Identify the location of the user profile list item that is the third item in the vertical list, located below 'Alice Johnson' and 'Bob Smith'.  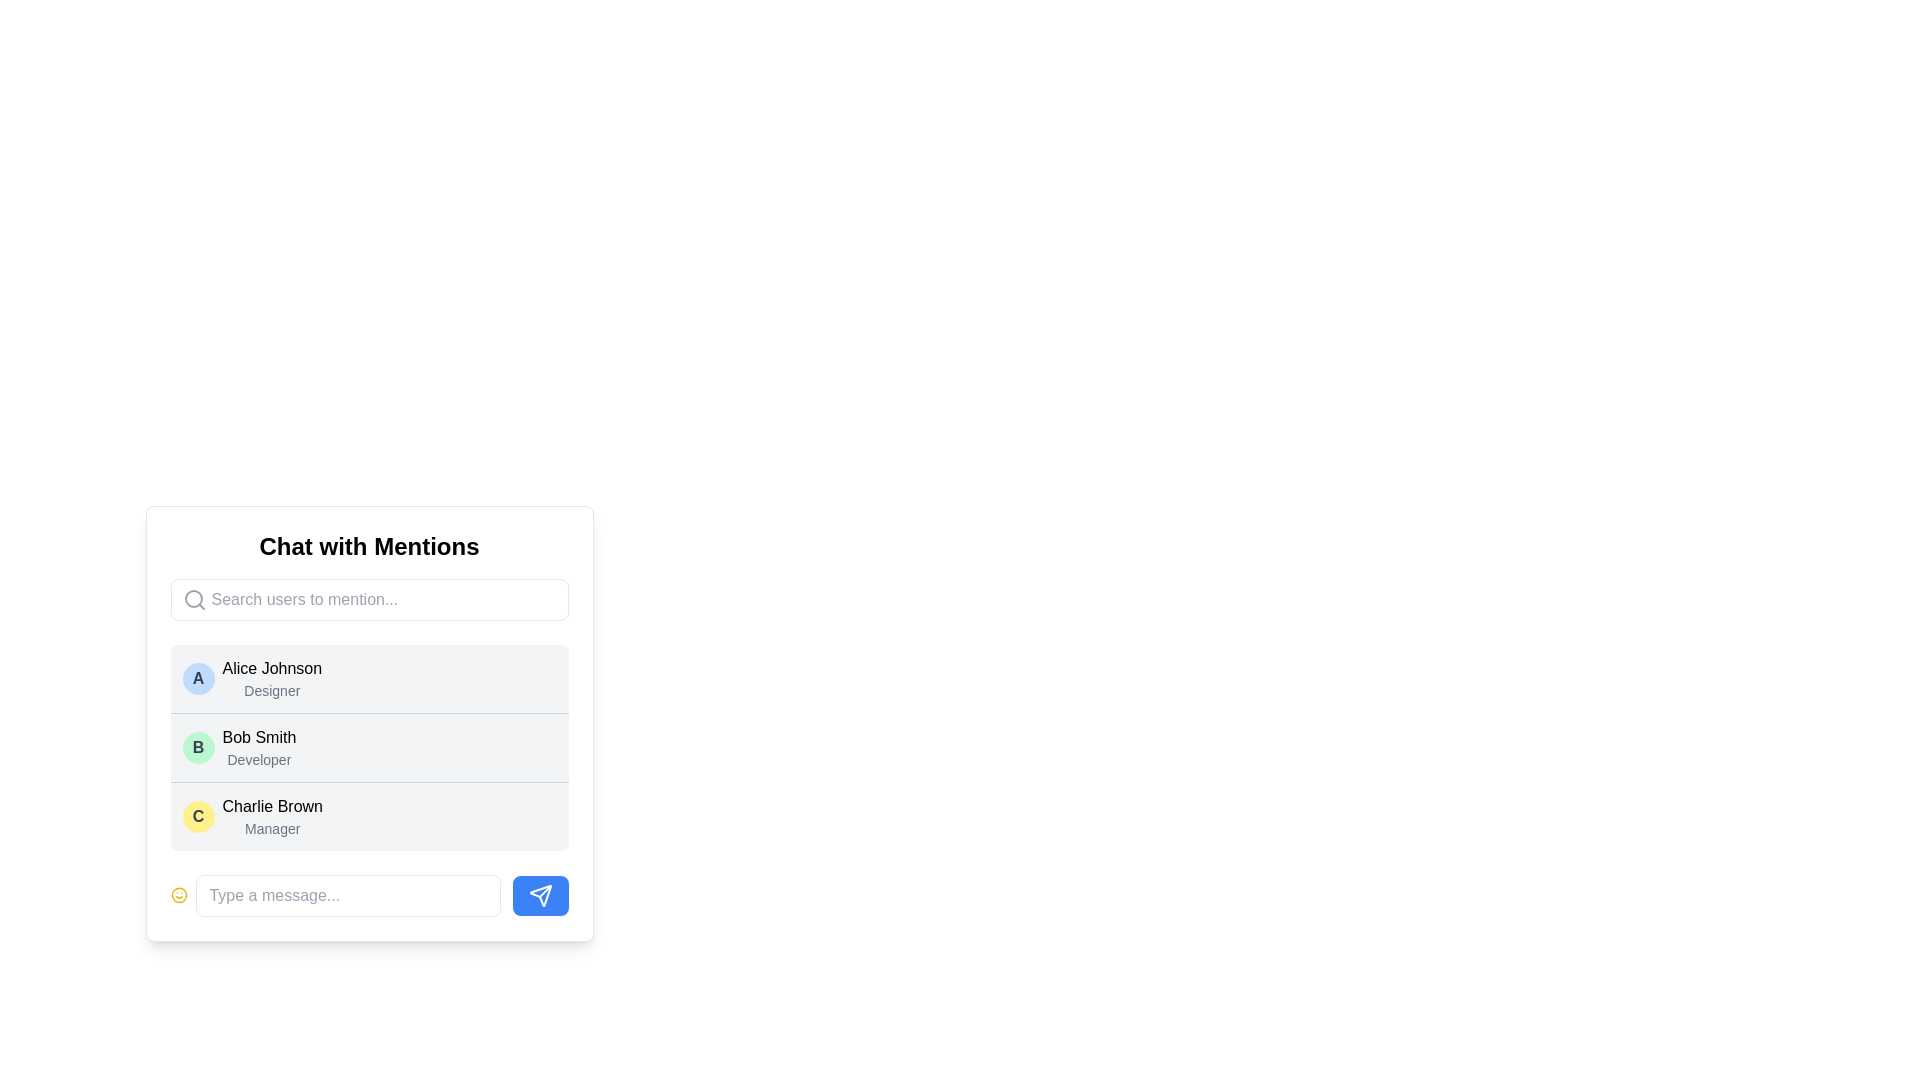
(369, 816).